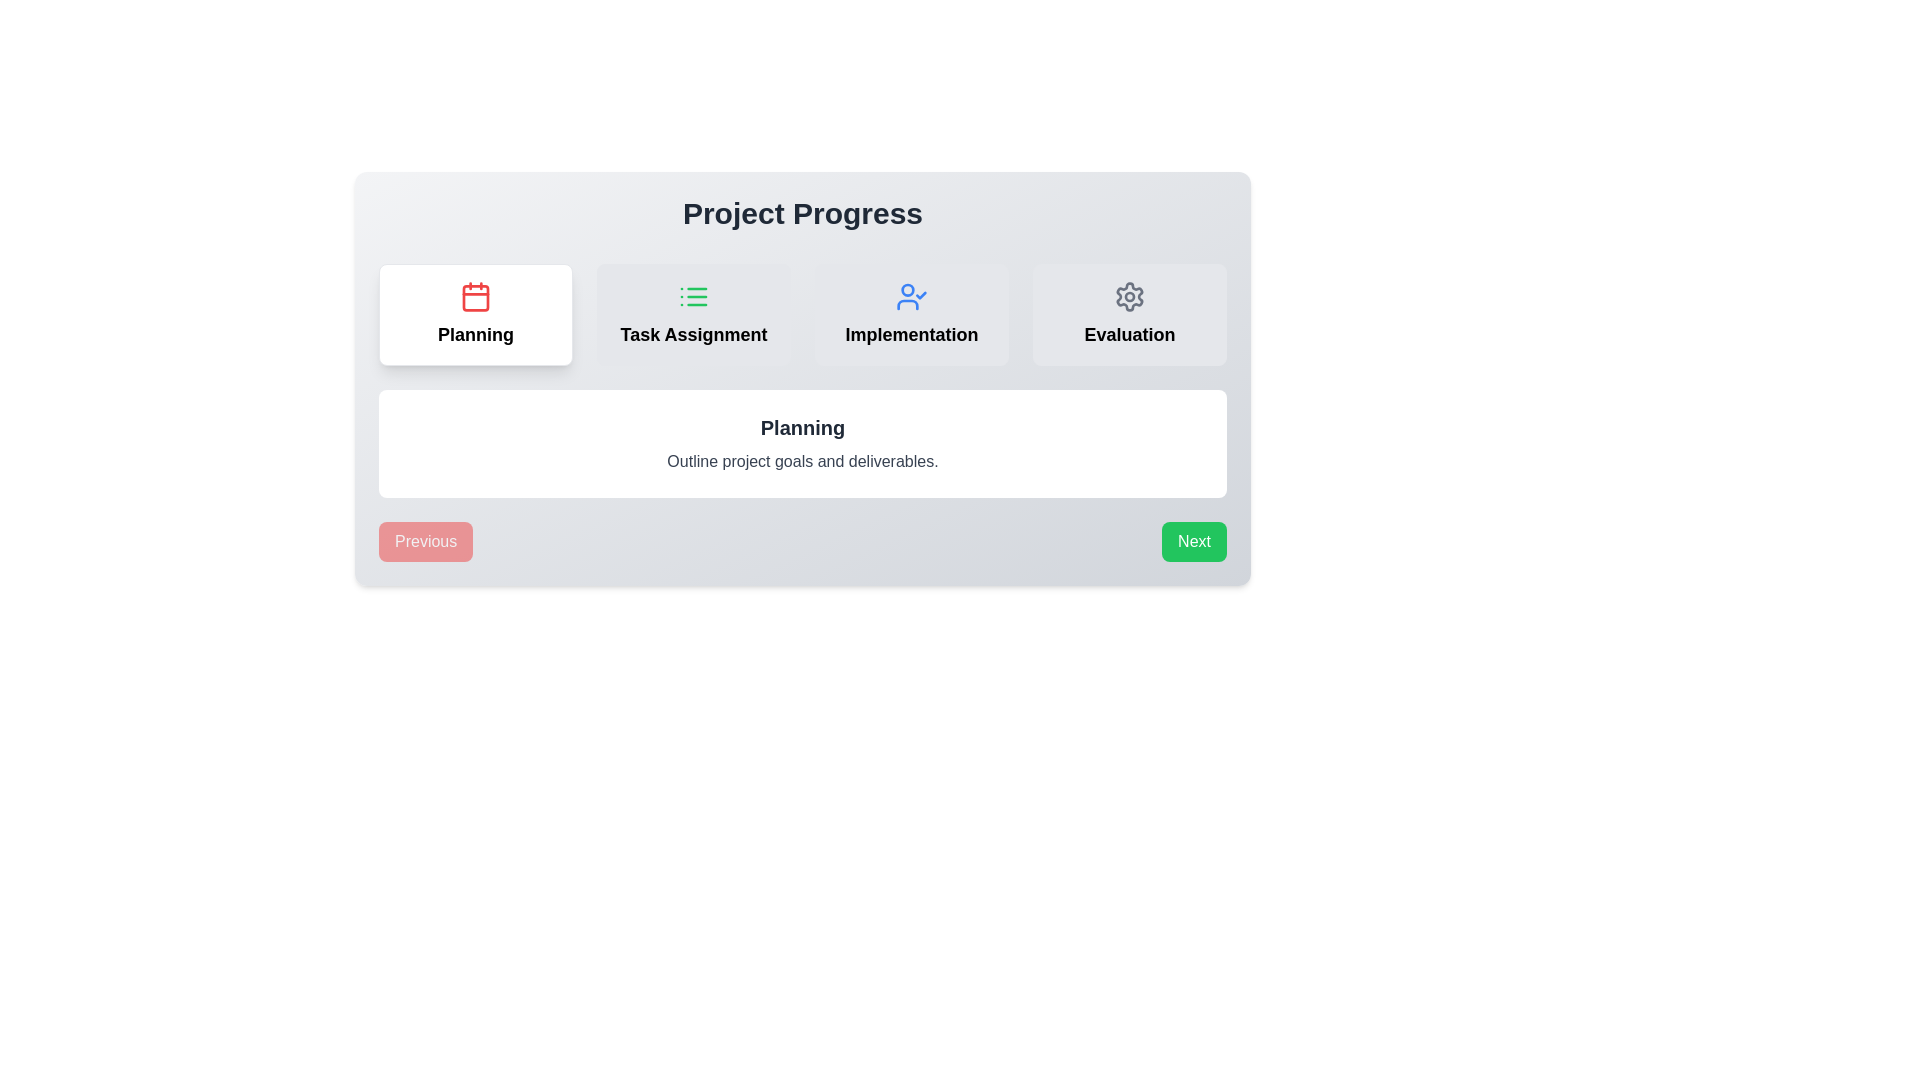 The width and height of the screenshot is (1920, 1080). What do you see at coordinates (911, 334) in the screenshot?
I see `the 'Implementation' text label located in the 'Project Progress' section, which is centrally positioned in the third column of a four-column layout, just beneath the user checkmark icon` at bounding box center [911, 334].